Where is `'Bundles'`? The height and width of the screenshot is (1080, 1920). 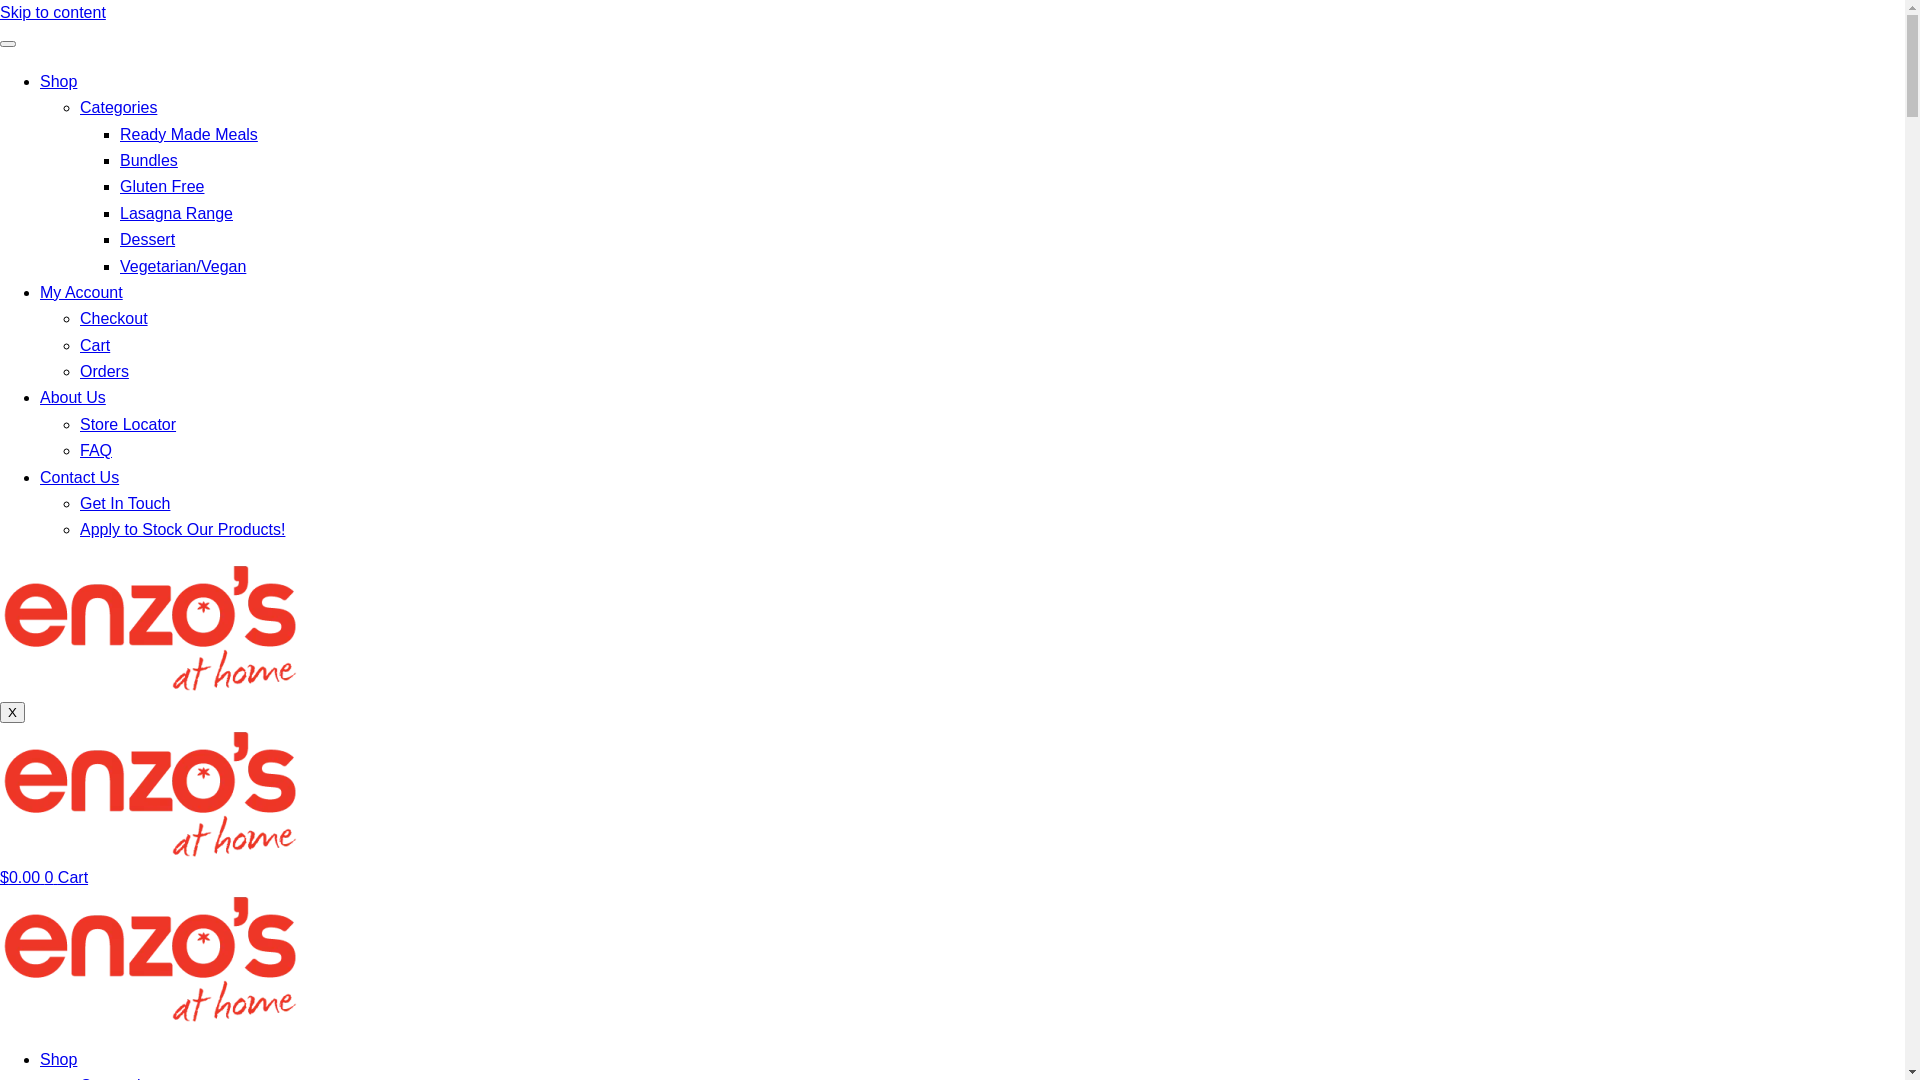 'Bundles' is located at coordinates (147, 159).